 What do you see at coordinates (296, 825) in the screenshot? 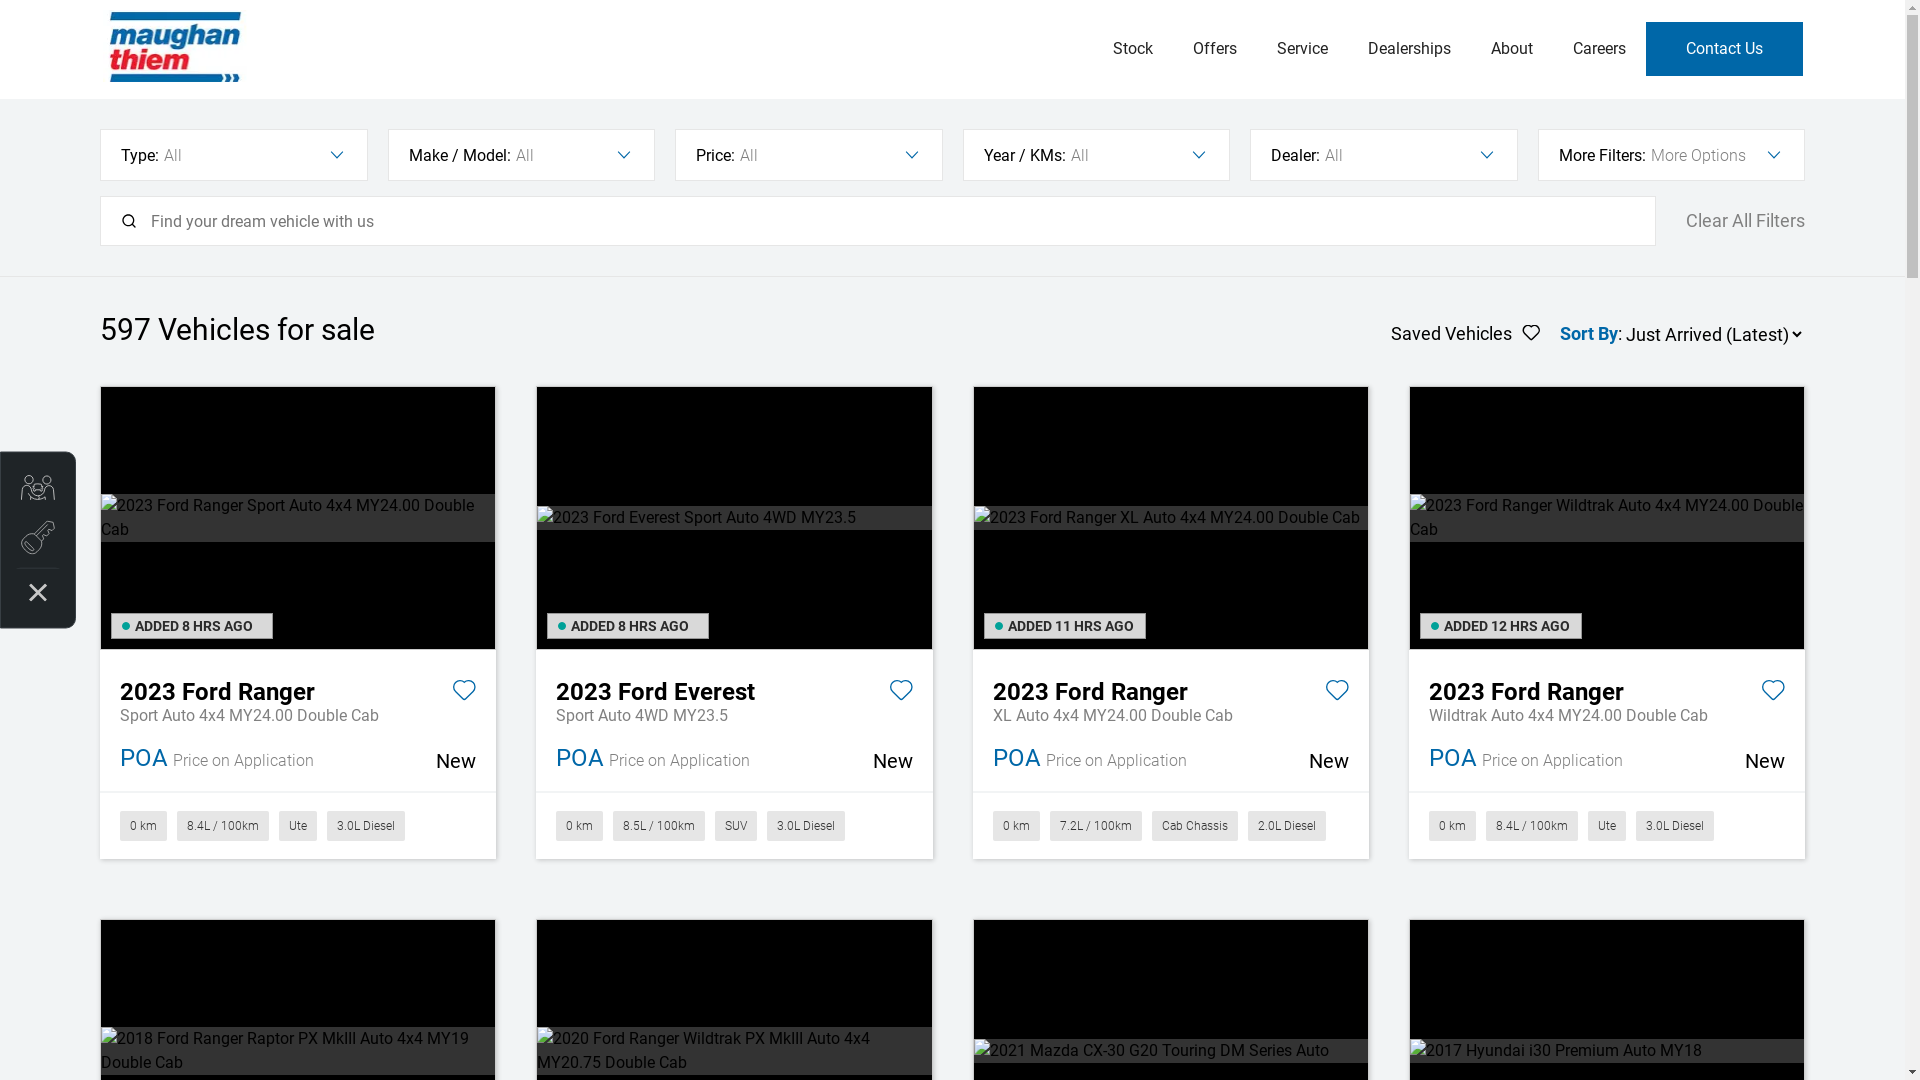
I see `'0 km` at bounding box center [296, 825].